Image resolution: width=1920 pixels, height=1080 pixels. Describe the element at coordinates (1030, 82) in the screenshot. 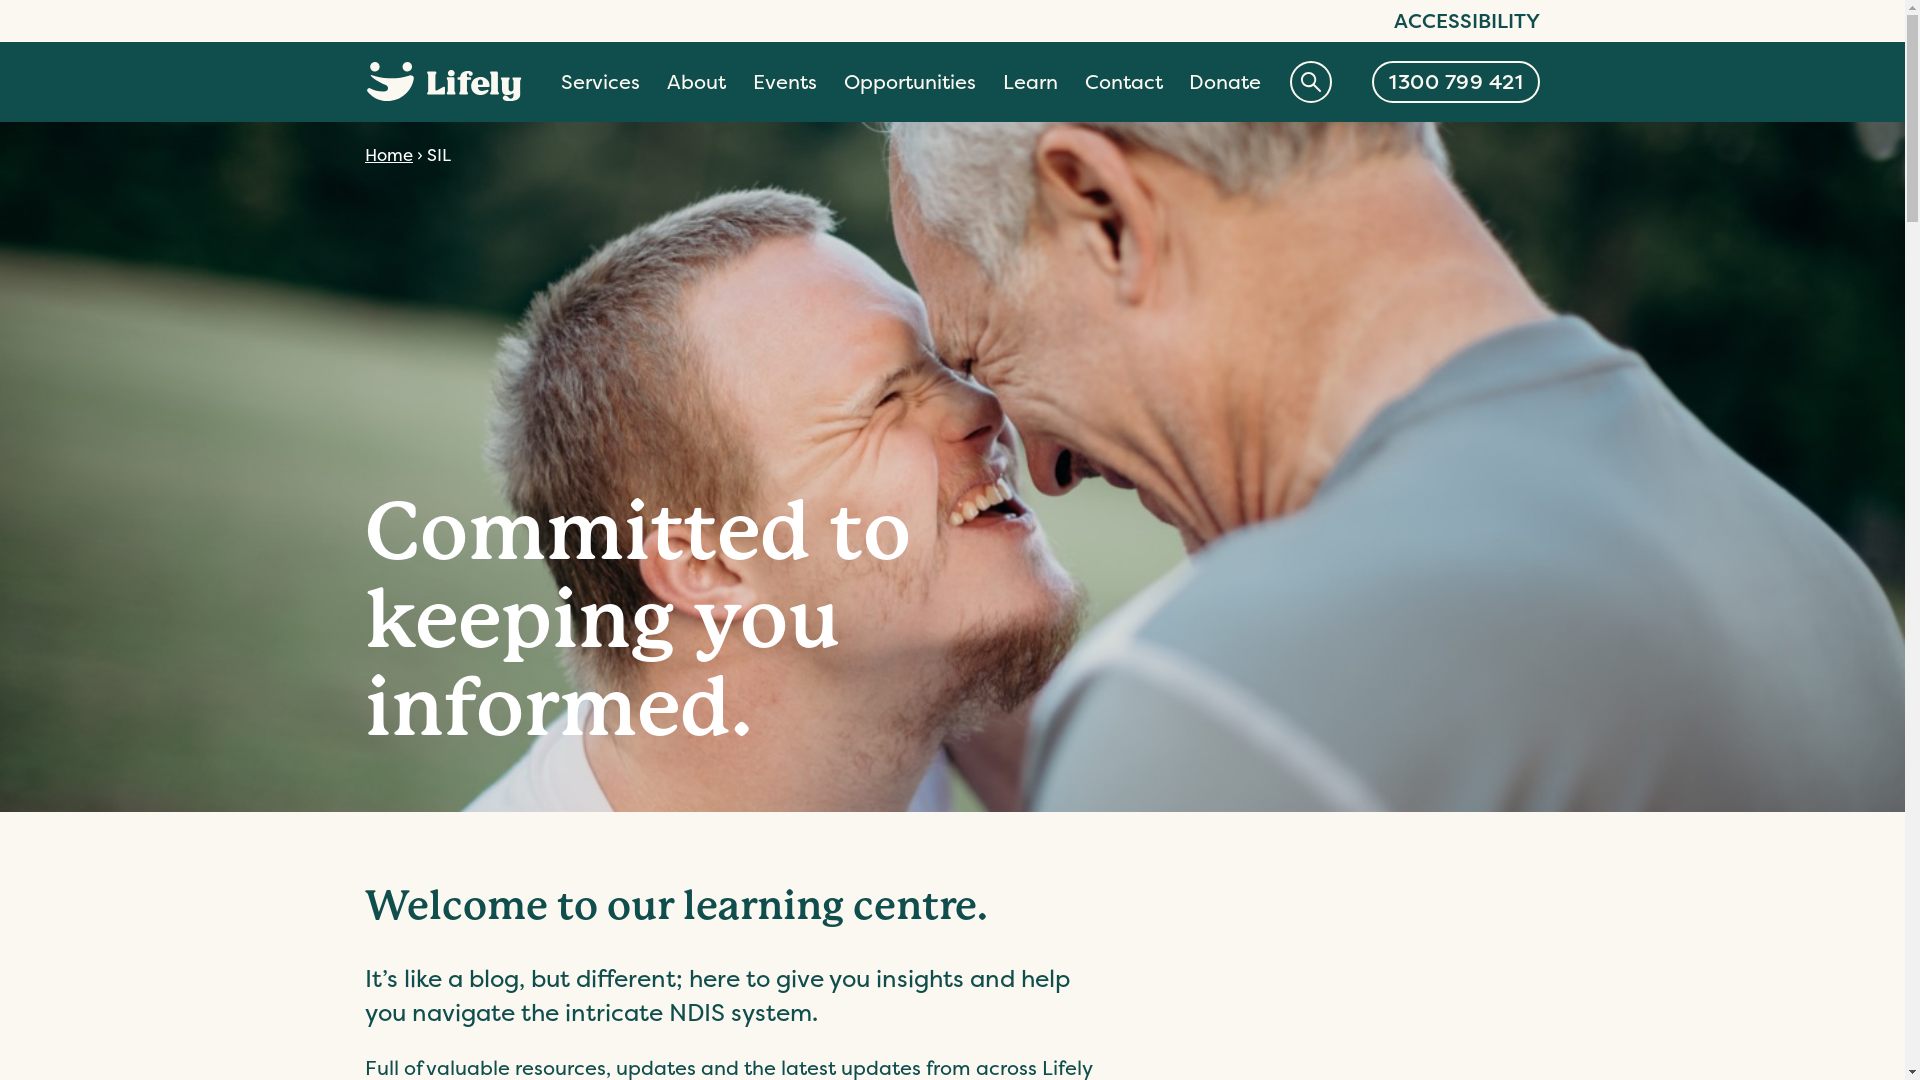

I see `'Learn'` at that location.